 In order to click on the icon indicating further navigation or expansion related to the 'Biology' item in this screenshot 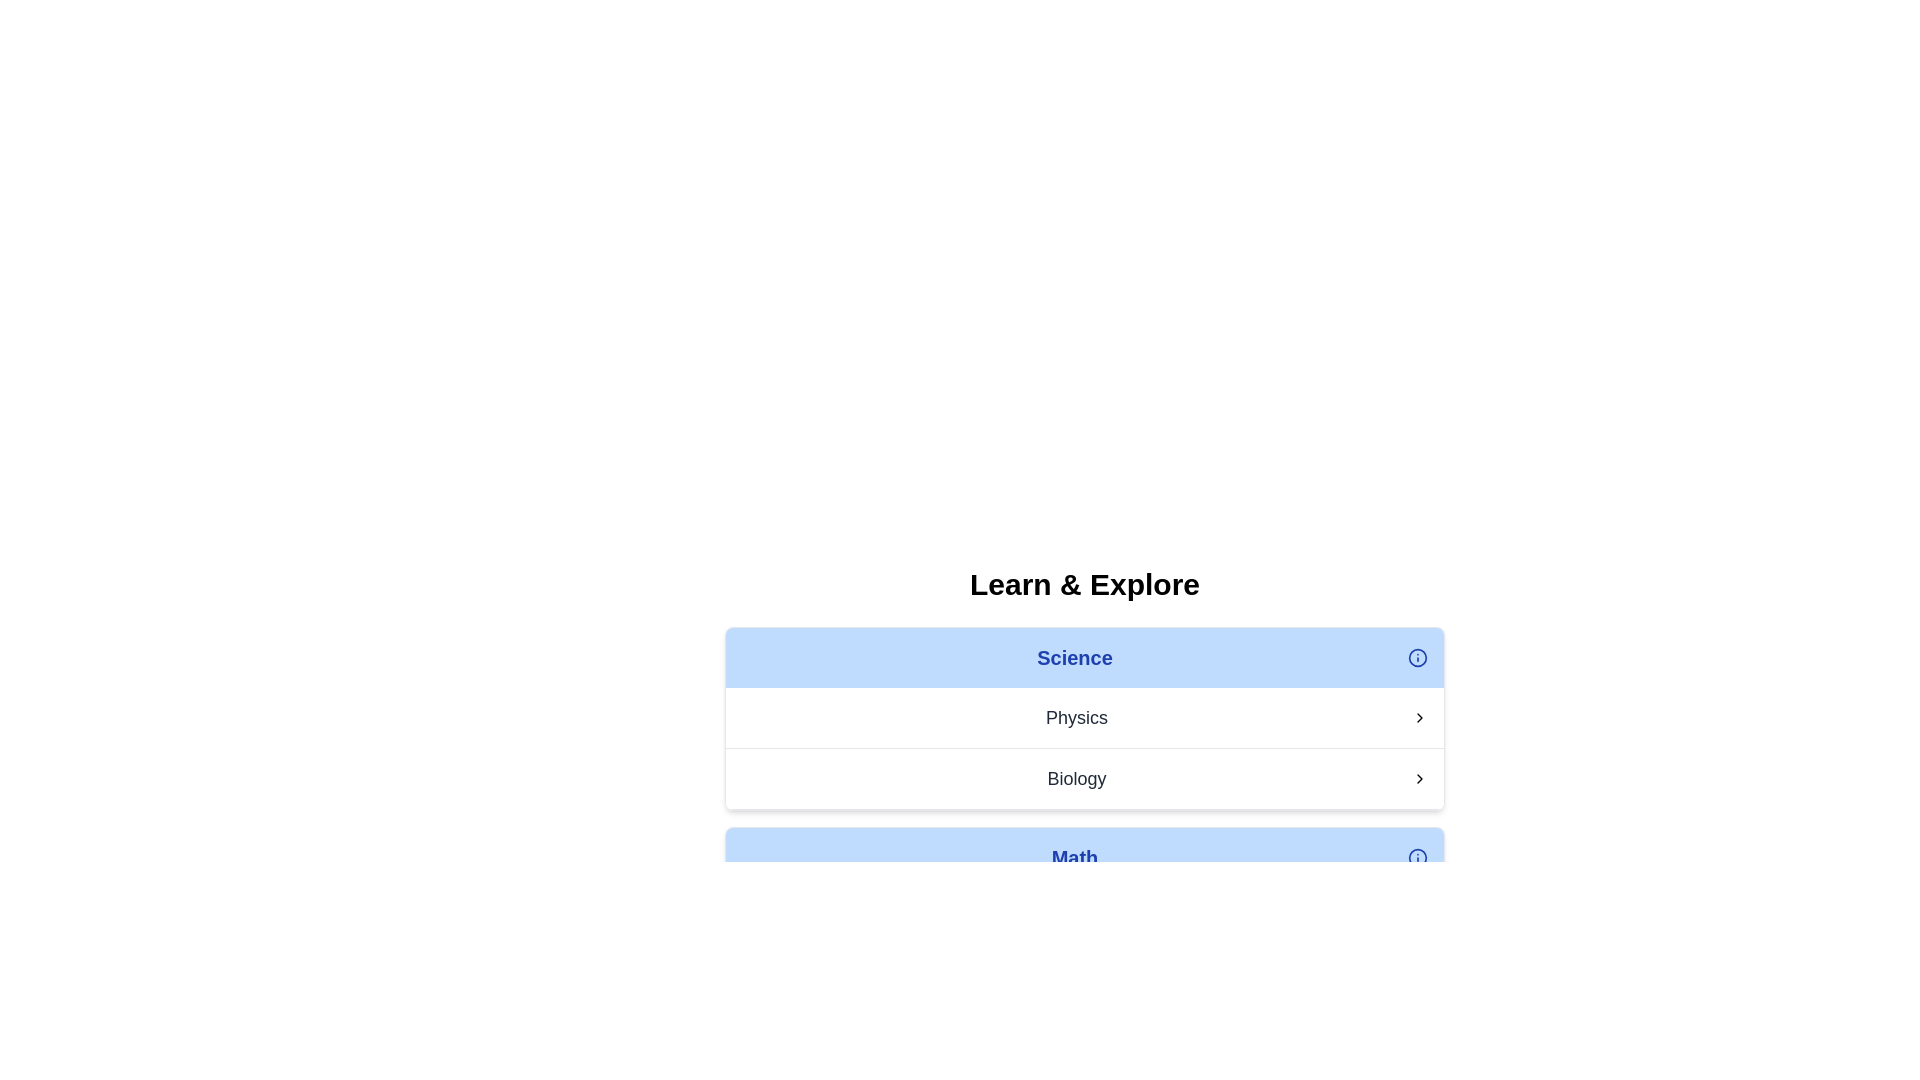, I will do `click(1419, 778)`.